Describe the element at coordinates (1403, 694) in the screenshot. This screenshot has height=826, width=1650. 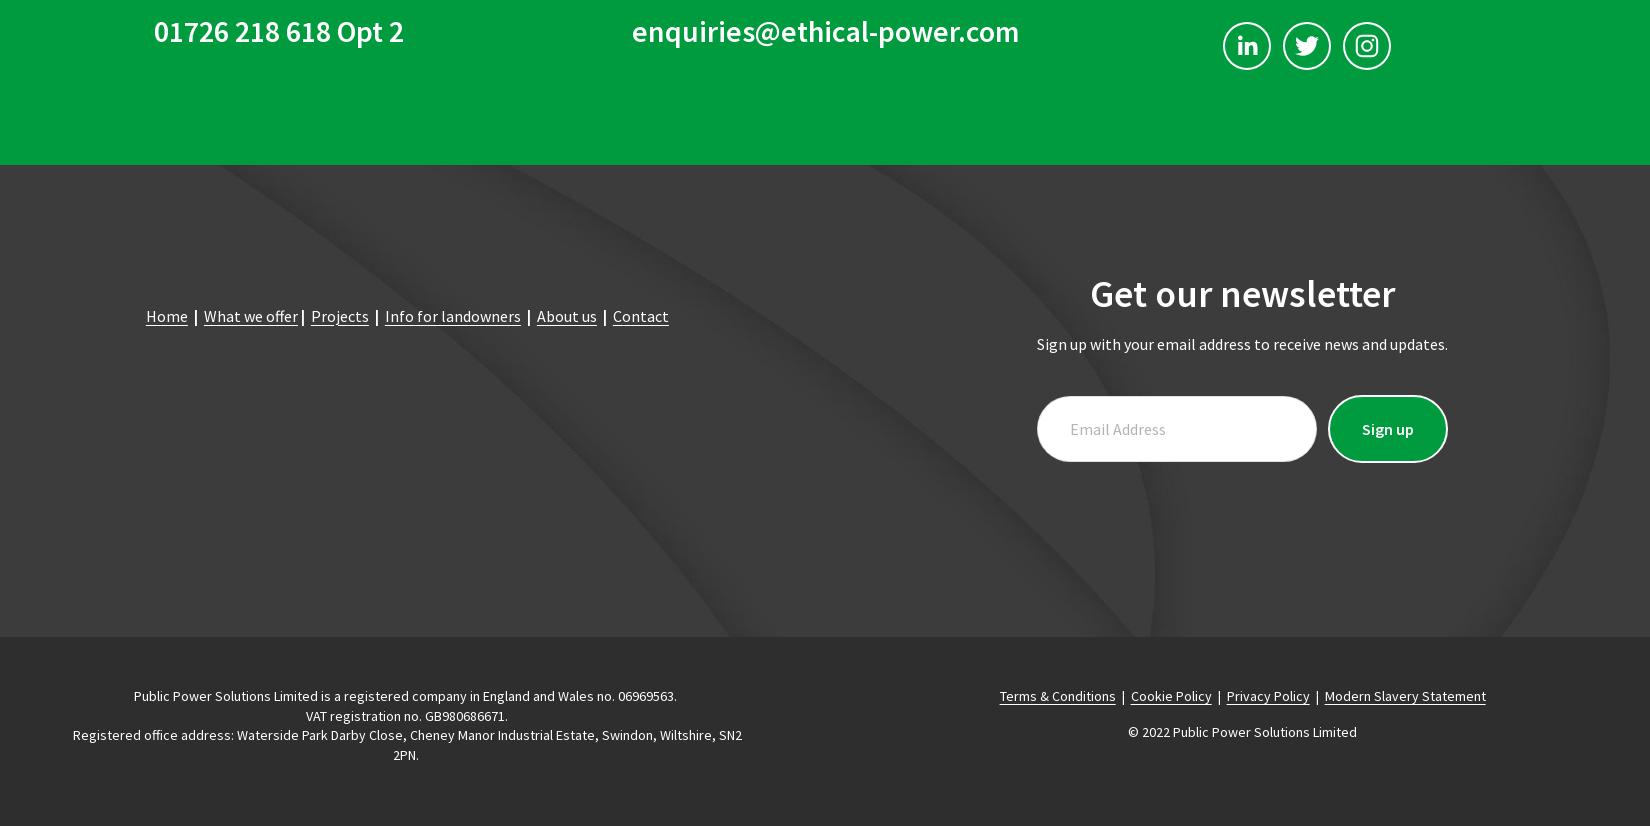
I see `'Modern Slavery Statement'` at that location.